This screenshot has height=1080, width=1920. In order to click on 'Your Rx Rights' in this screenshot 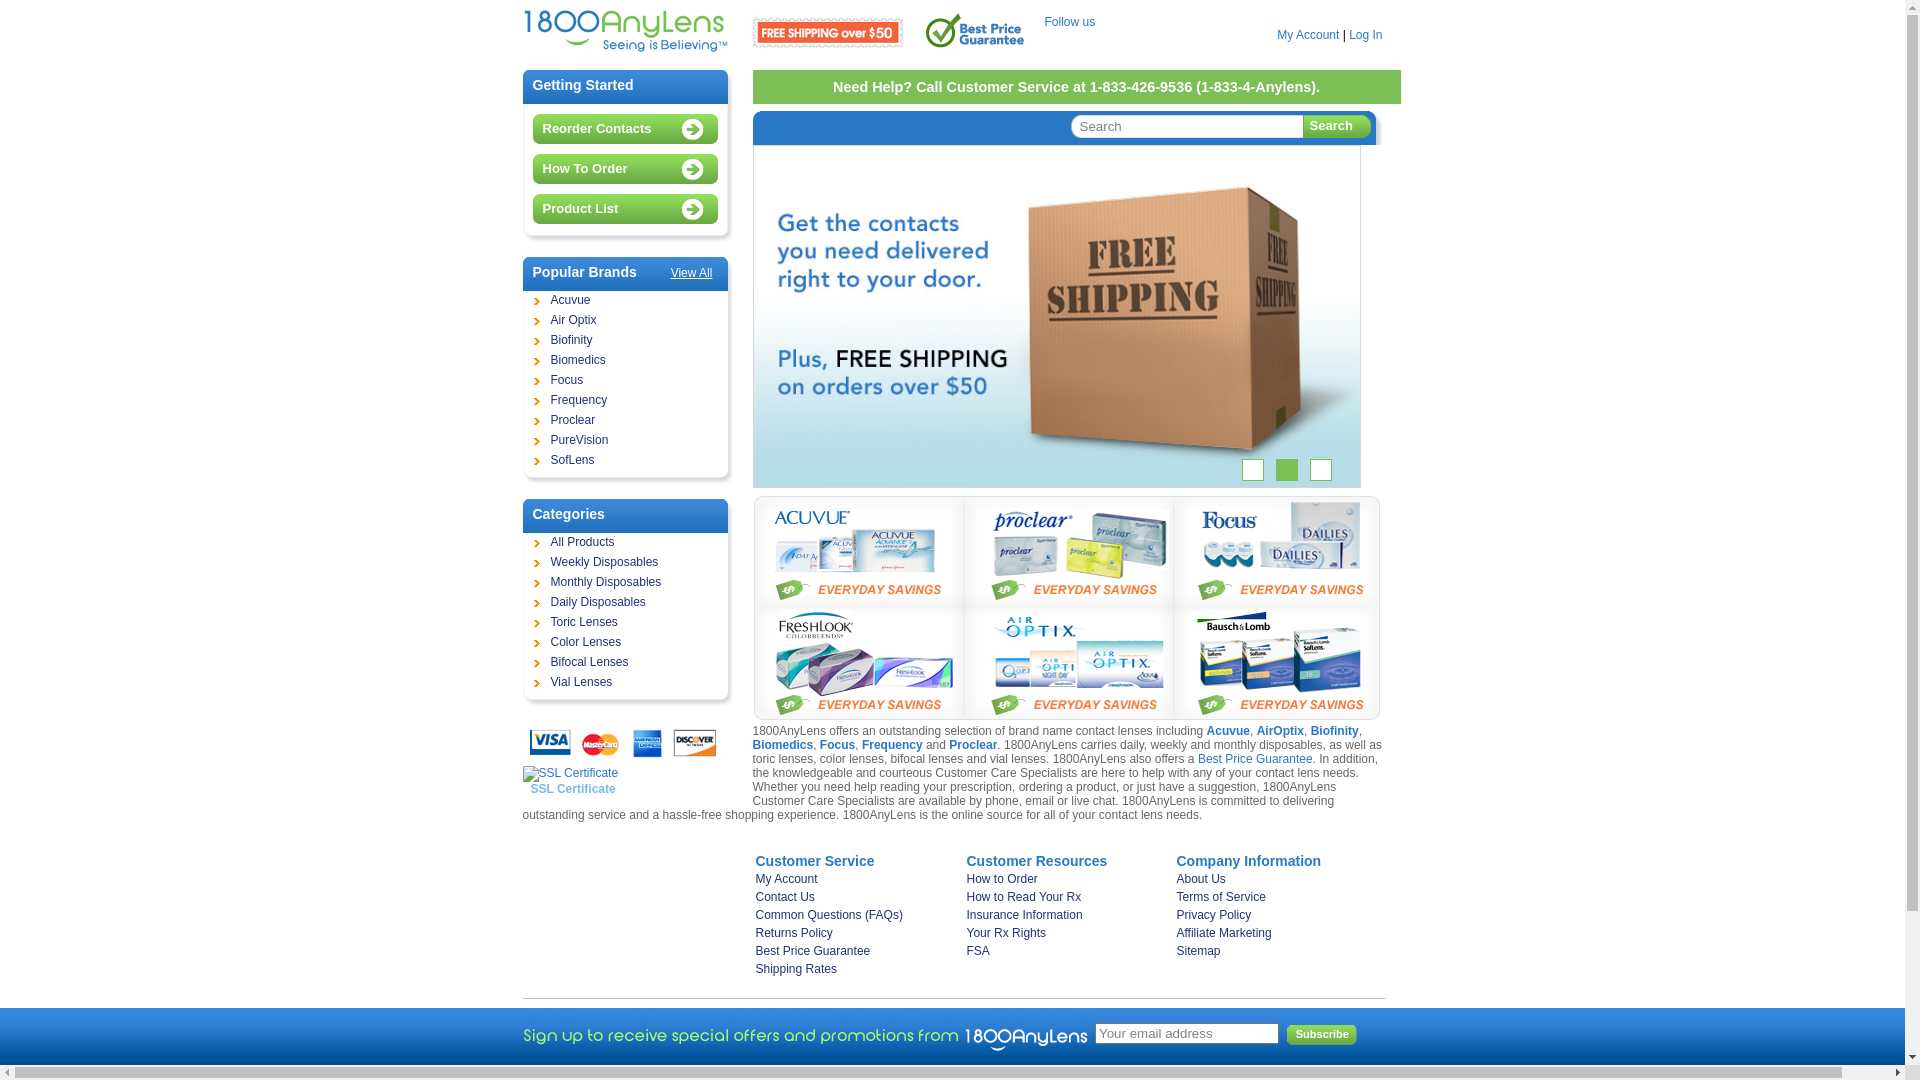, I will do `click(1064, 933)`.